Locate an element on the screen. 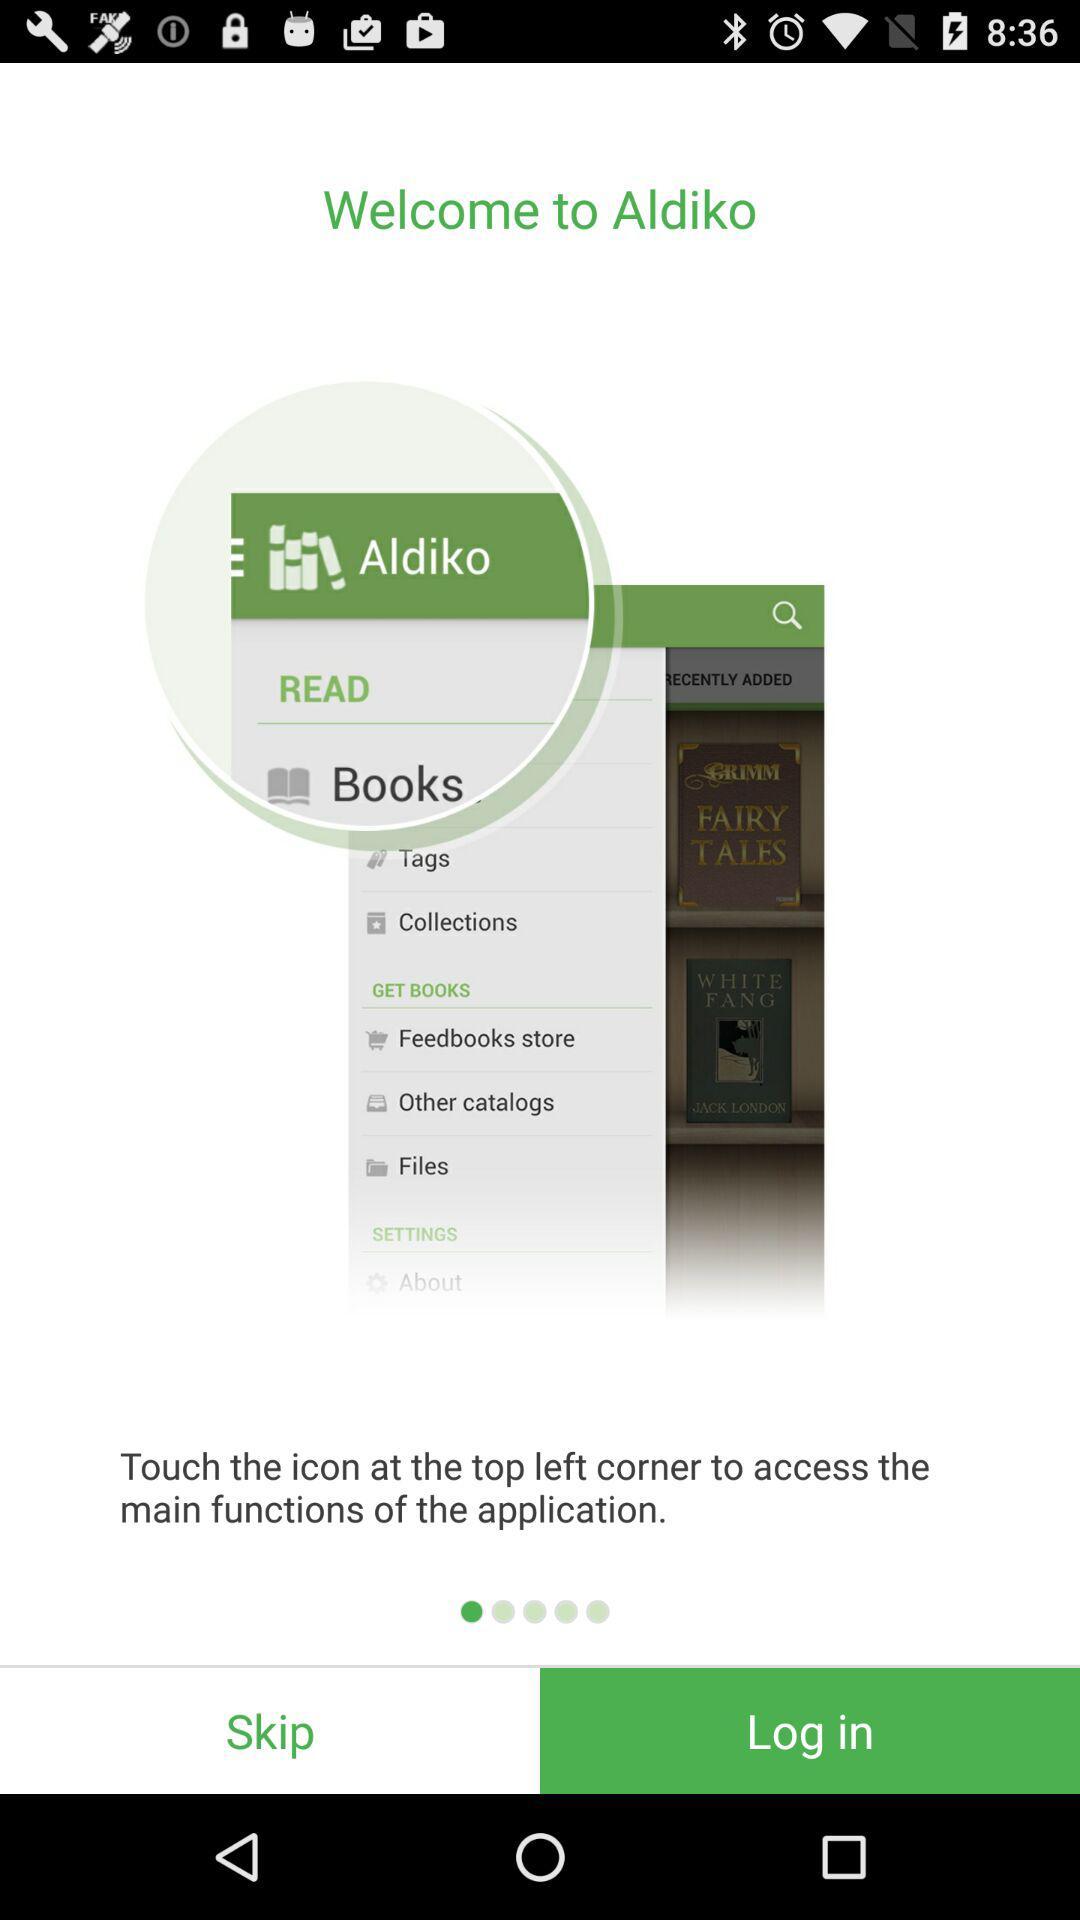 The image size is (1080, 1920). the log in is located at coordinates (810, 1730).